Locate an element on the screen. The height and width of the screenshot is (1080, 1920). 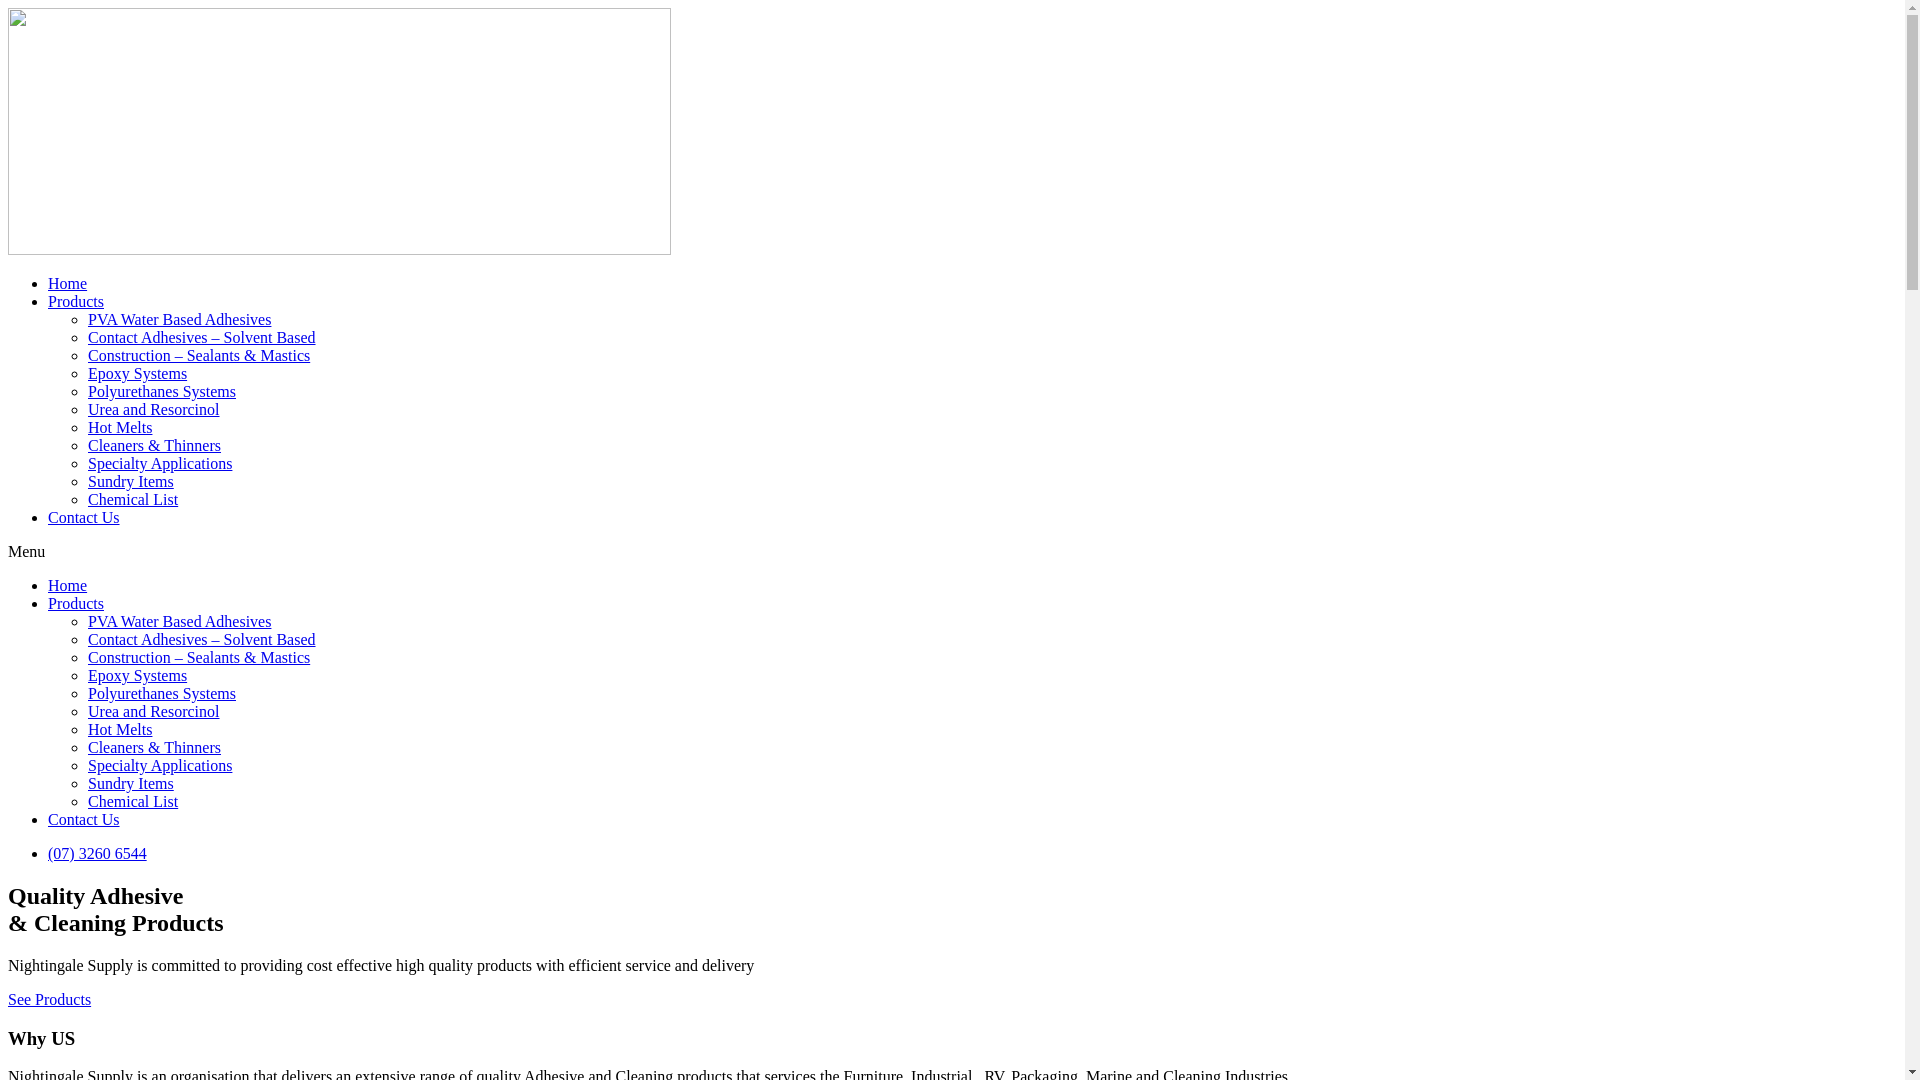
'See Products' is located at coordinates (49, 999).